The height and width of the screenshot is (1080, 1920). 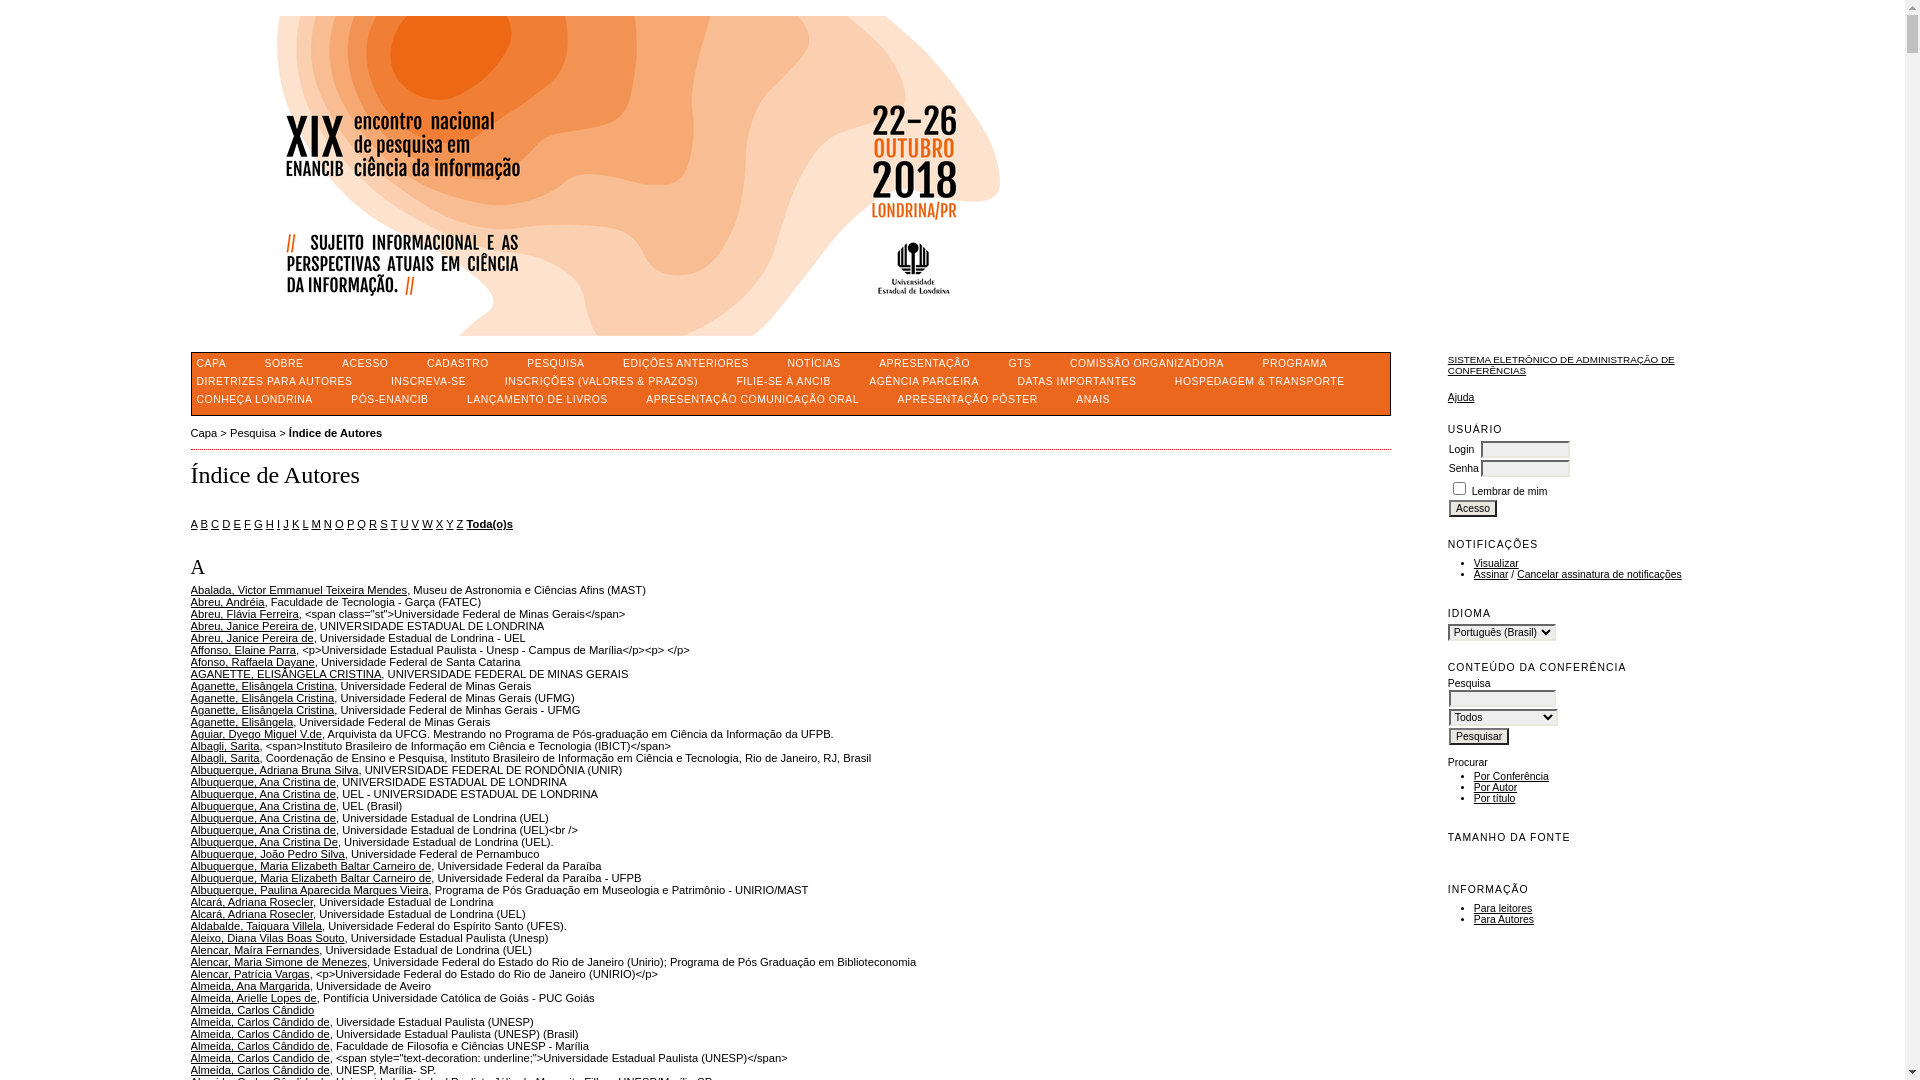 I want to click on 'Albuquerque, Paulina Aparecida Marques Vieira', so click(x=307, y=889).